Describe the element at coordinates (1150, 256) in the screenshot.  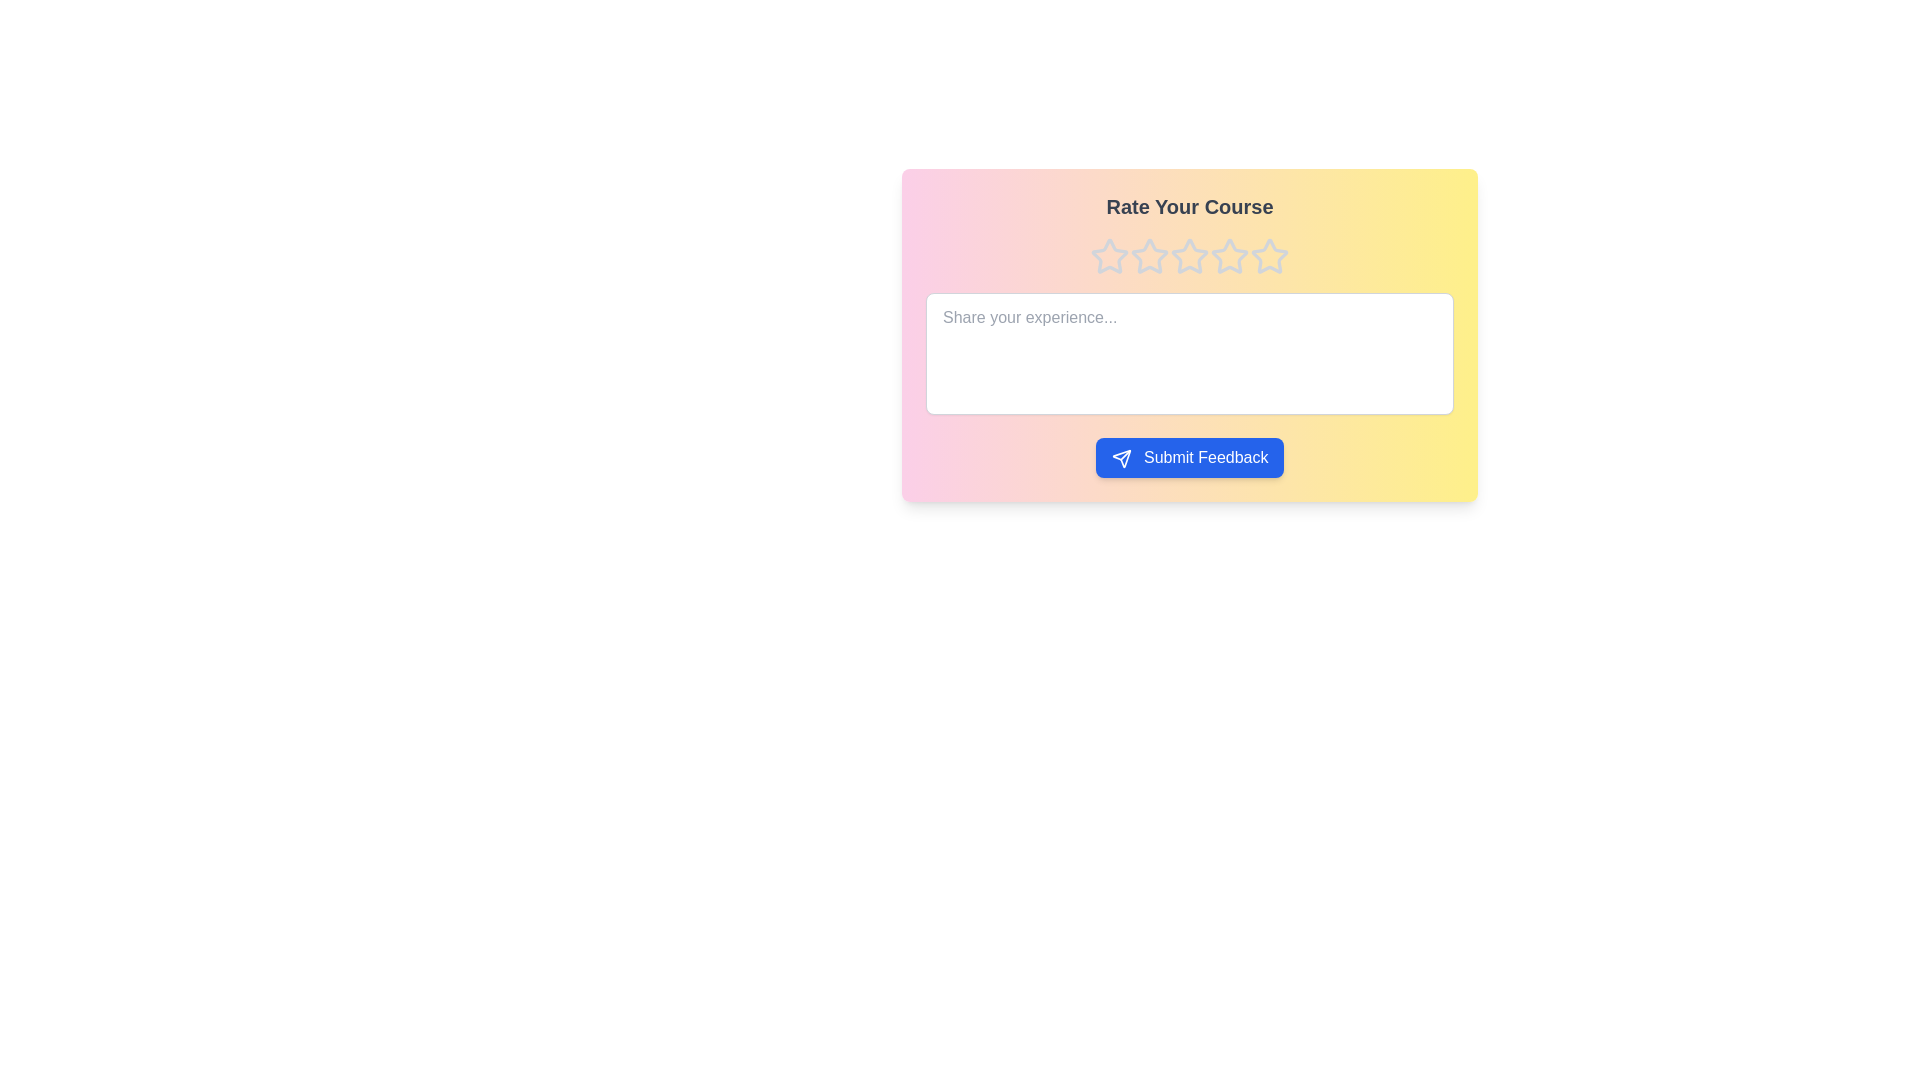
I see `the second interactive star icon for rating, which is outlined in gray` at that location.